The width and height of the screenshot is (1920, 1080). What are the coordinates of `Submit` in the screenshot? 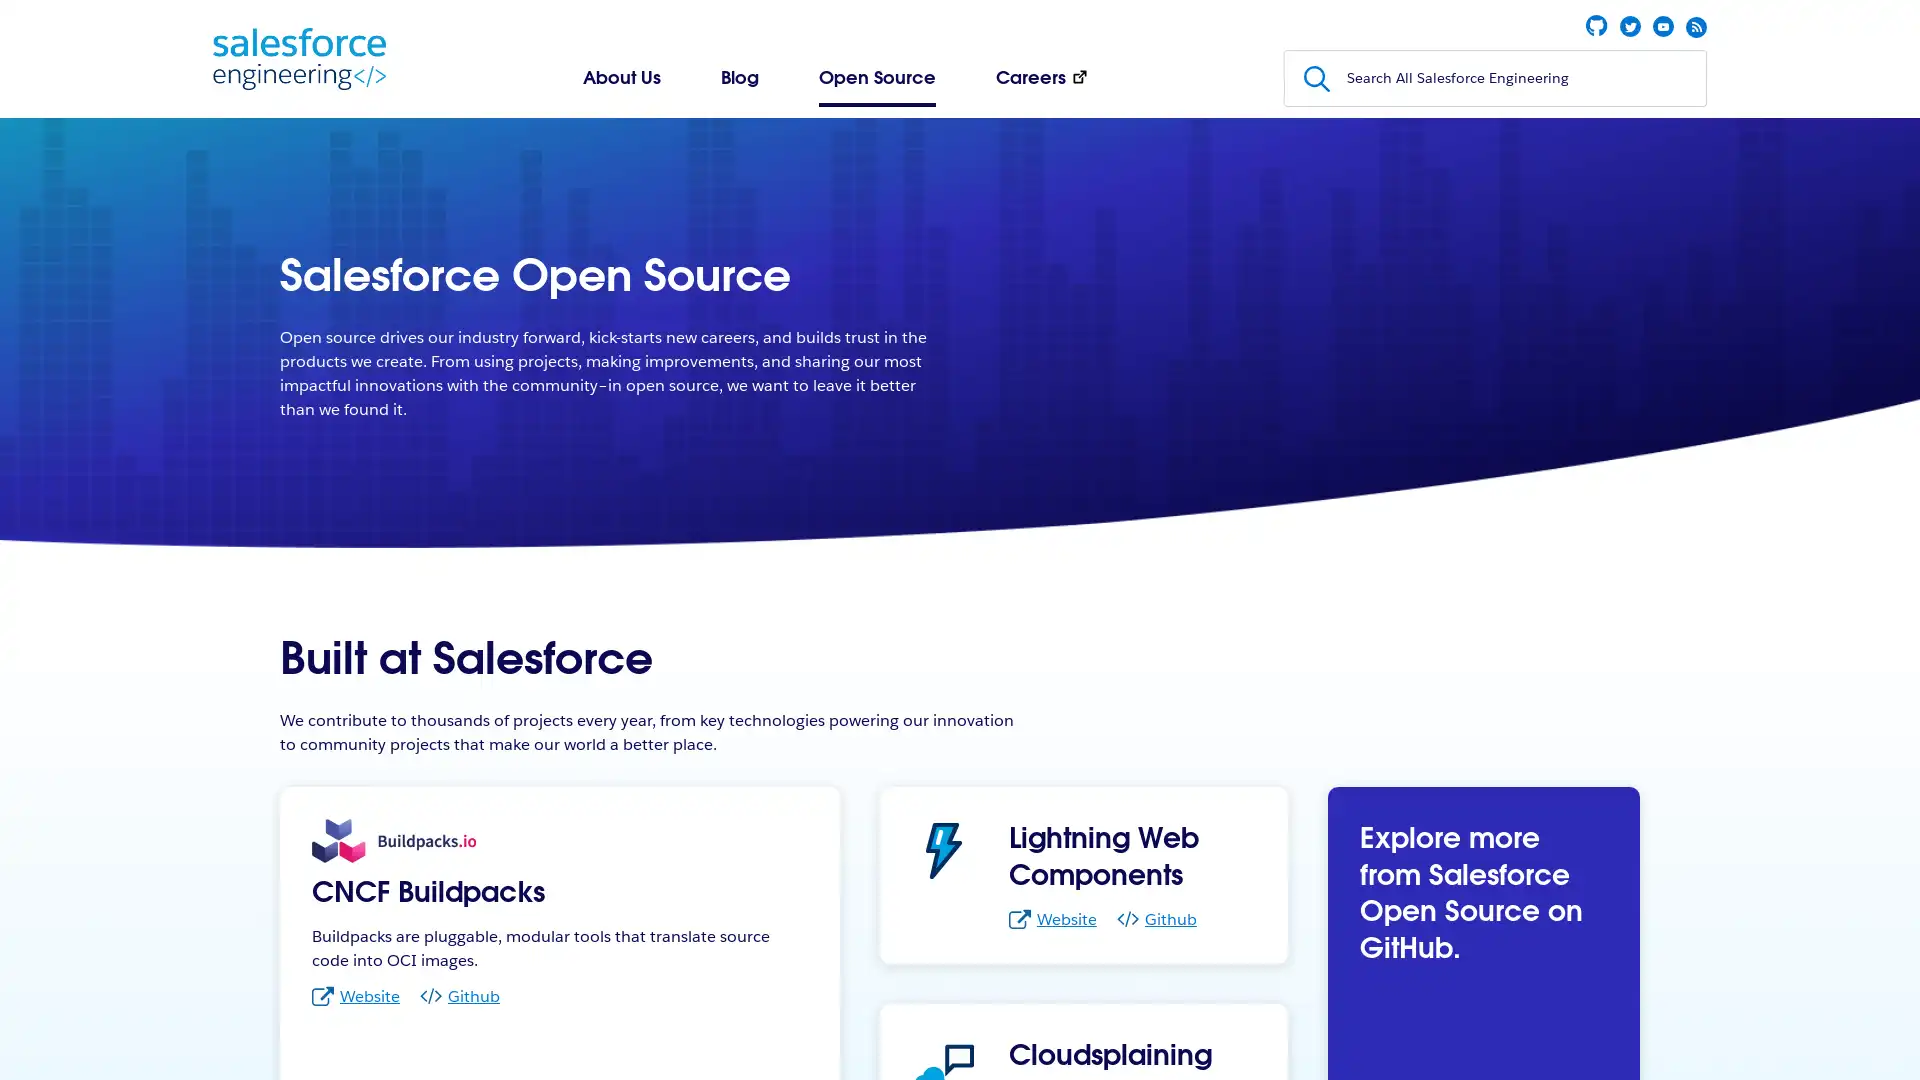 It's located at (1705, 48).